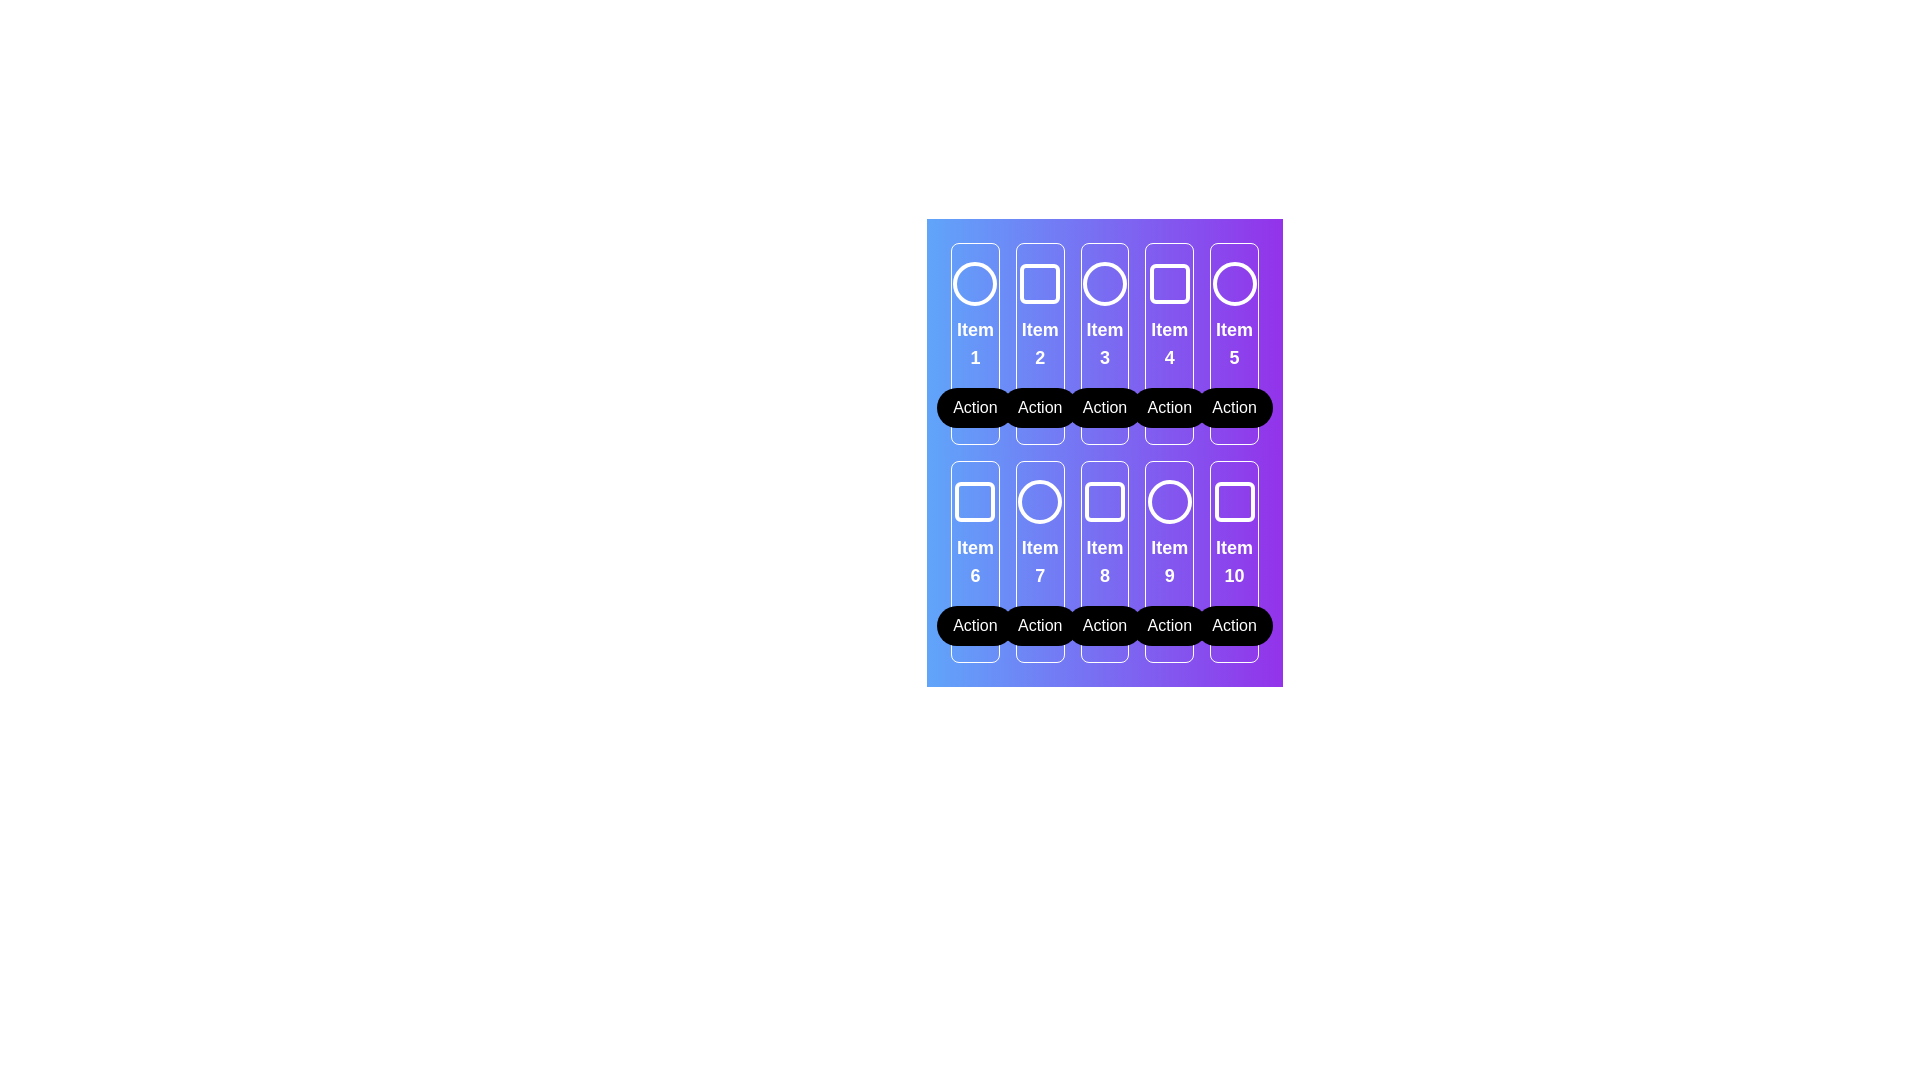  What do you see at coordinates (975, 284) in the screenshot?
I see `the circular graphical element located in the top row and first column of the grid layout` at bounding box center [975, 284].